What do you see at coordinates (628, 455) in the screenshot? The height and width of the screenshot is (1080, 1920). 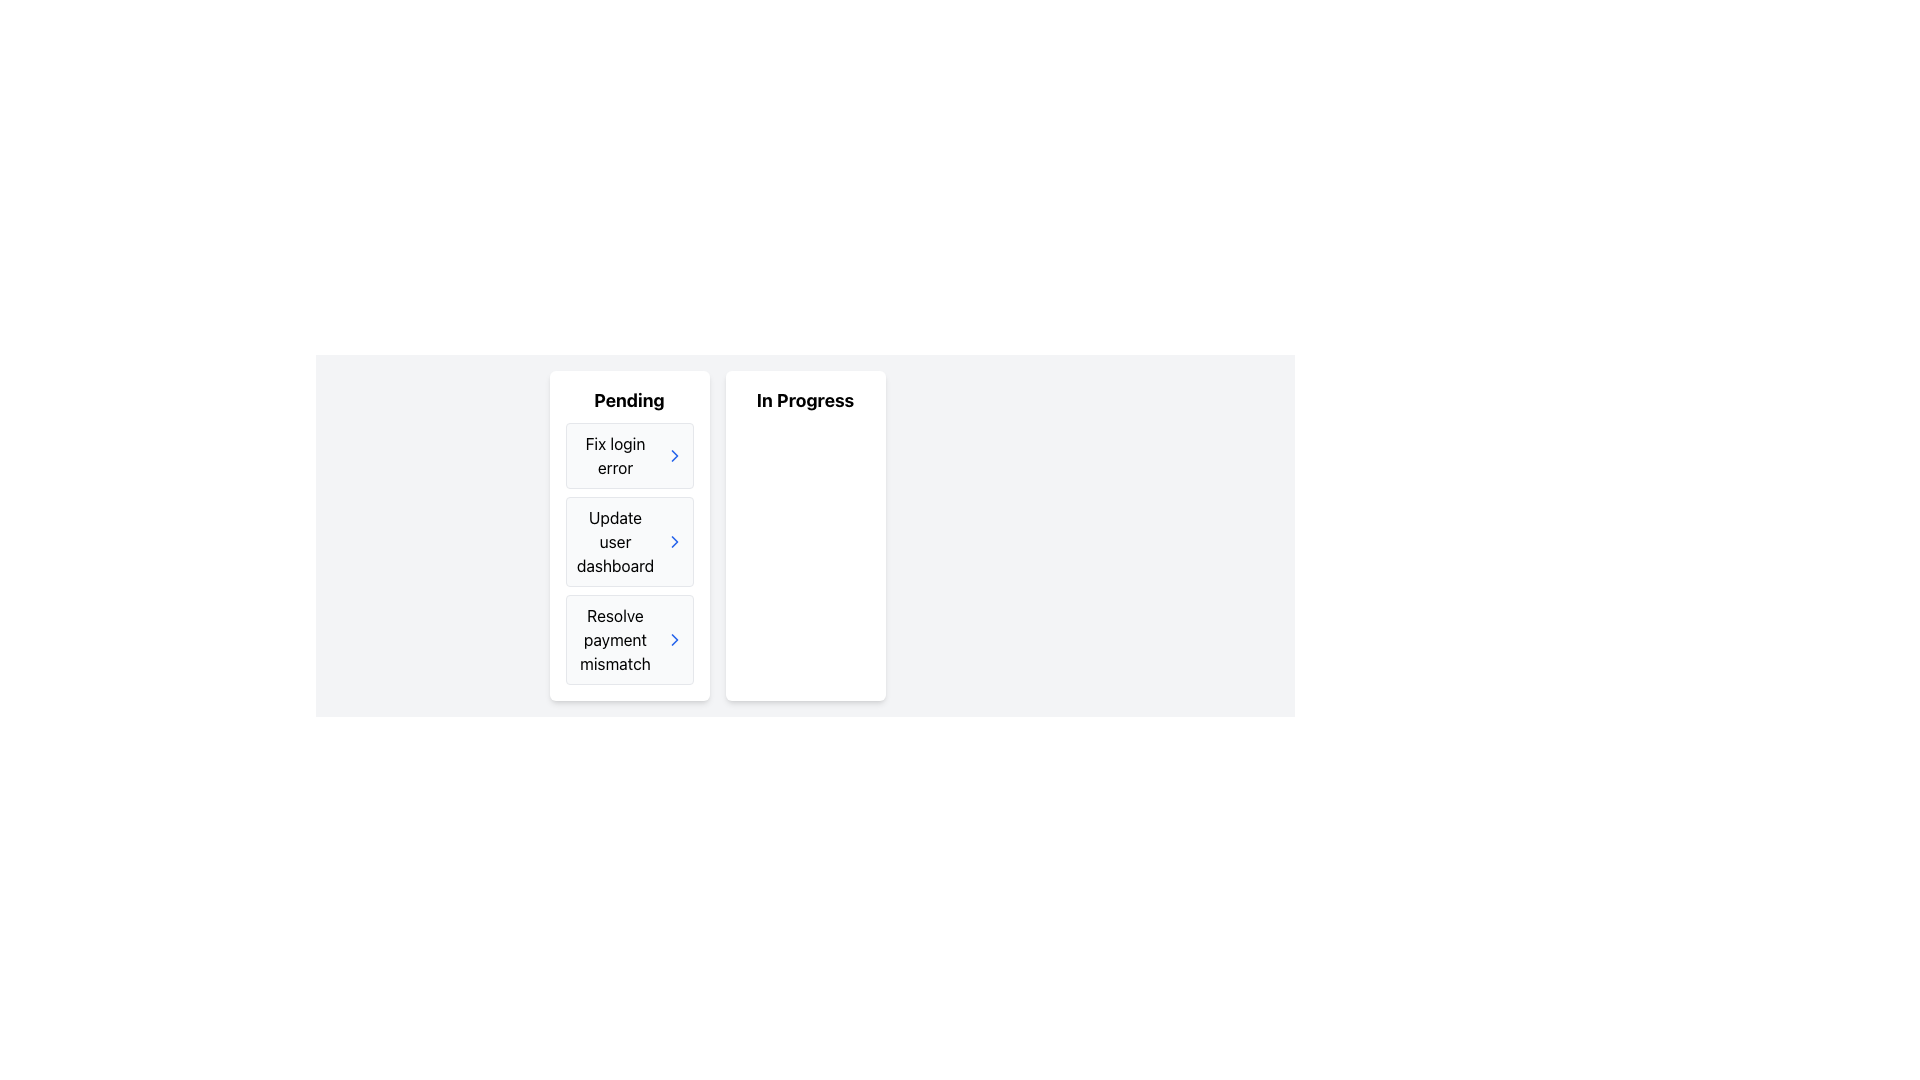 I see `the 'Fix login error' button, which is the first button` at bounding box center [628, 455].